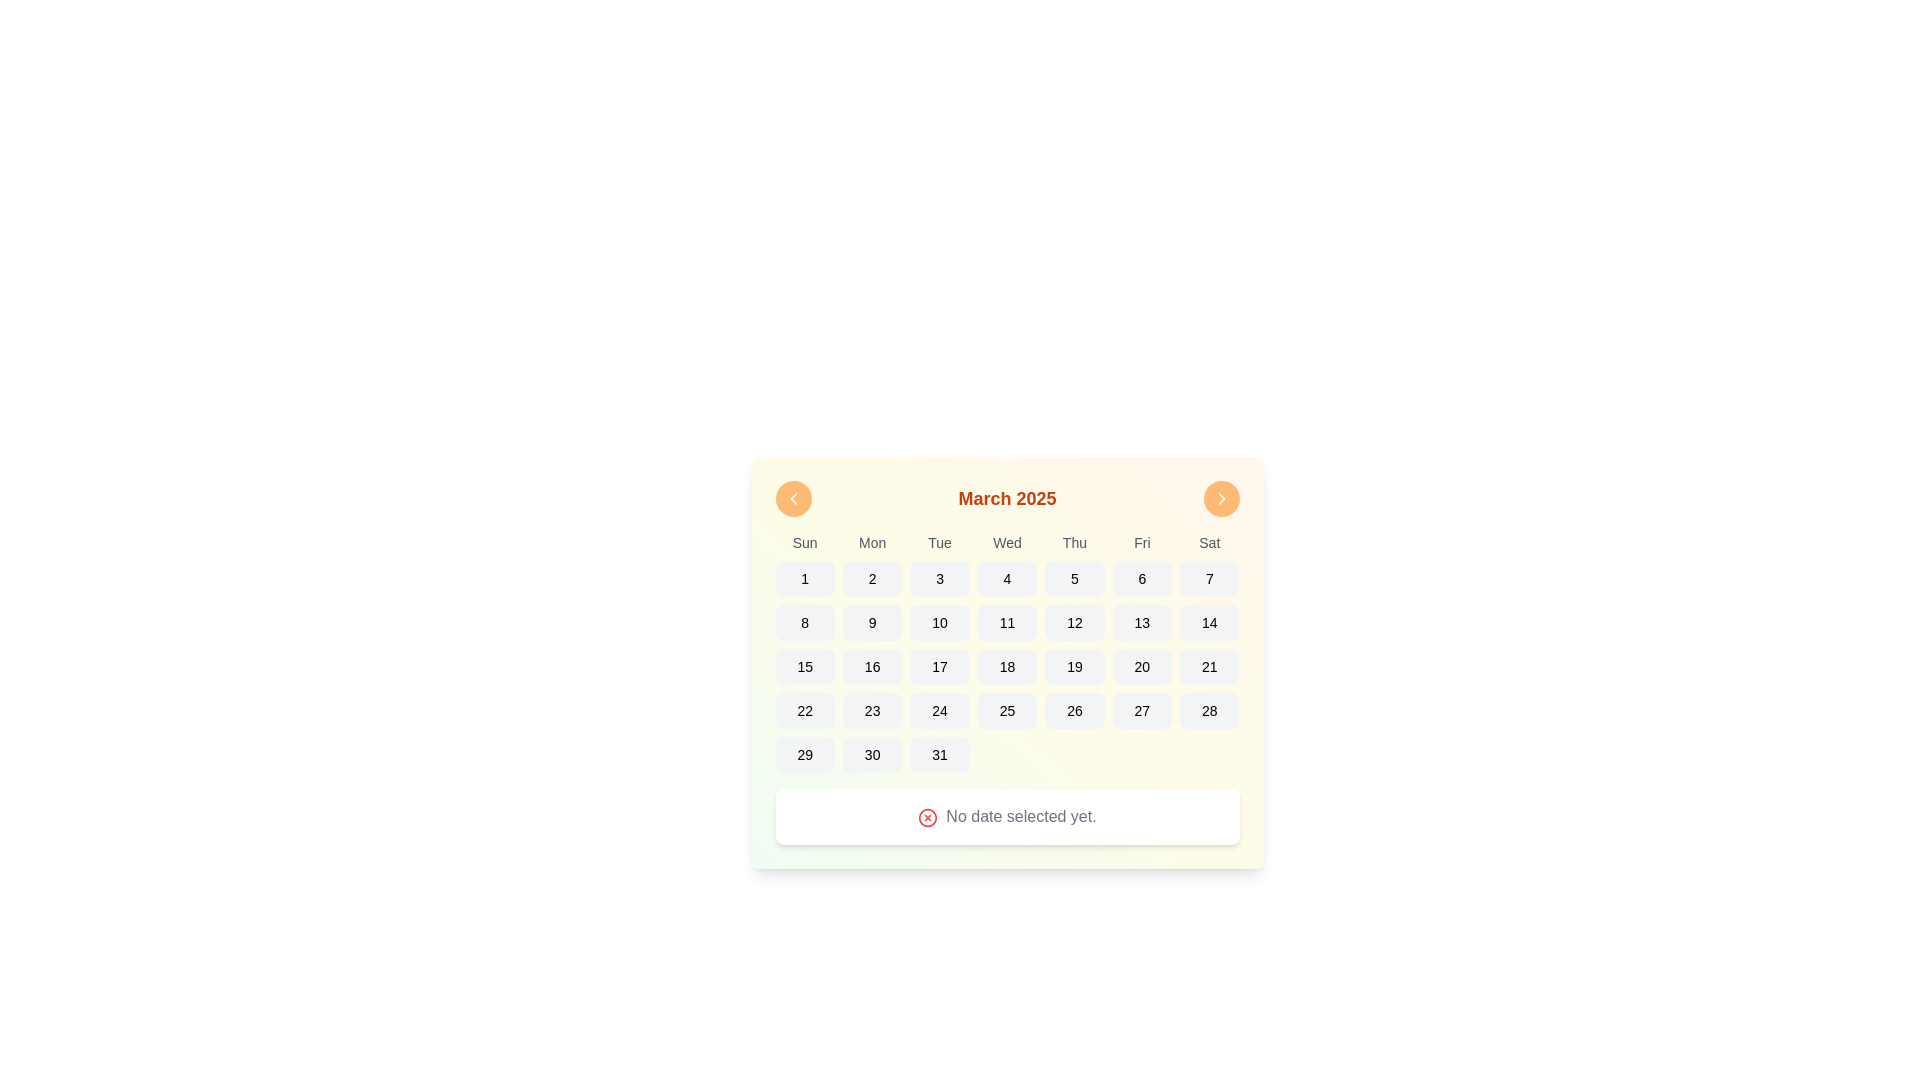  I want to click on the button displaying the number '19' in the sixth row and fifth column of the calendar grid to change its background color, so click(1074, 667).